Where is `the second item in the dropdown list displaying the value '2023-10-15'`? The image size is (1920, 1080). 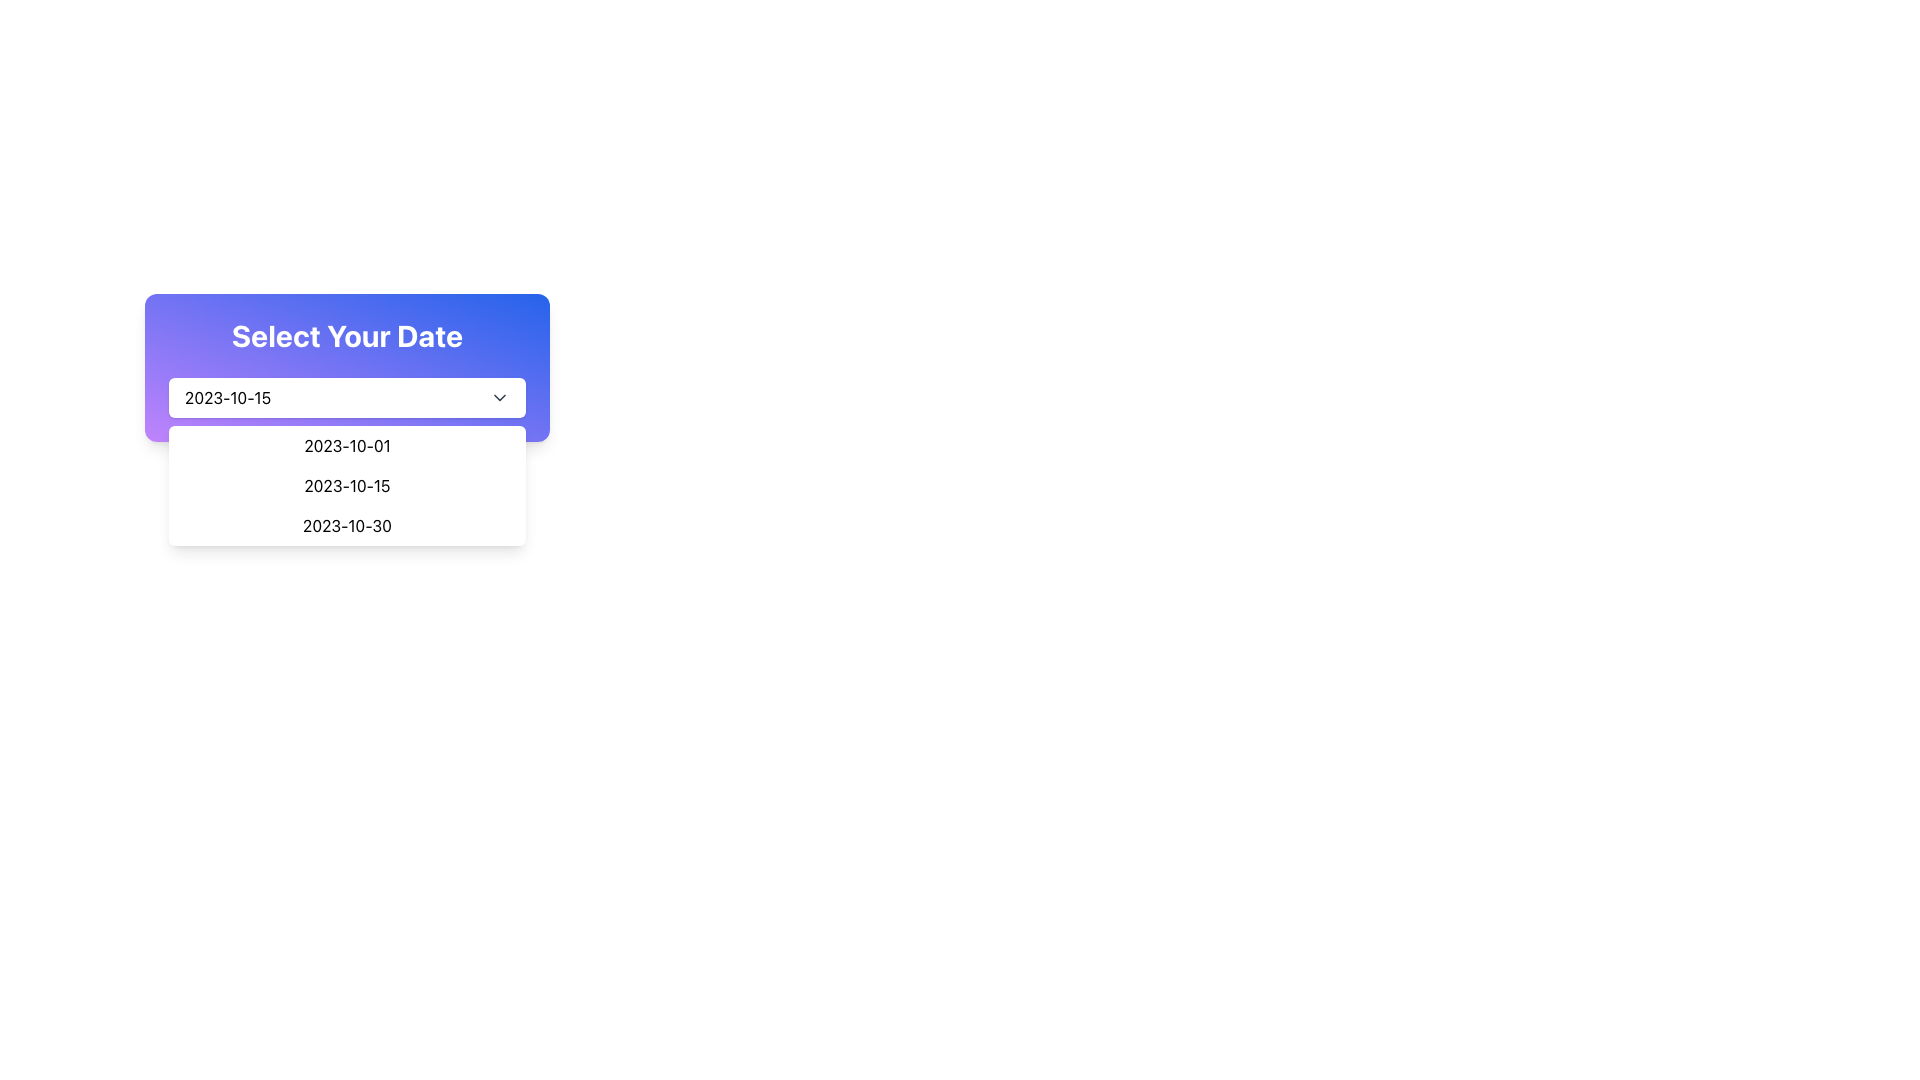 the second item in the dropdown list displaying the value '2023-10-15' is located at coordinates (347, 486).